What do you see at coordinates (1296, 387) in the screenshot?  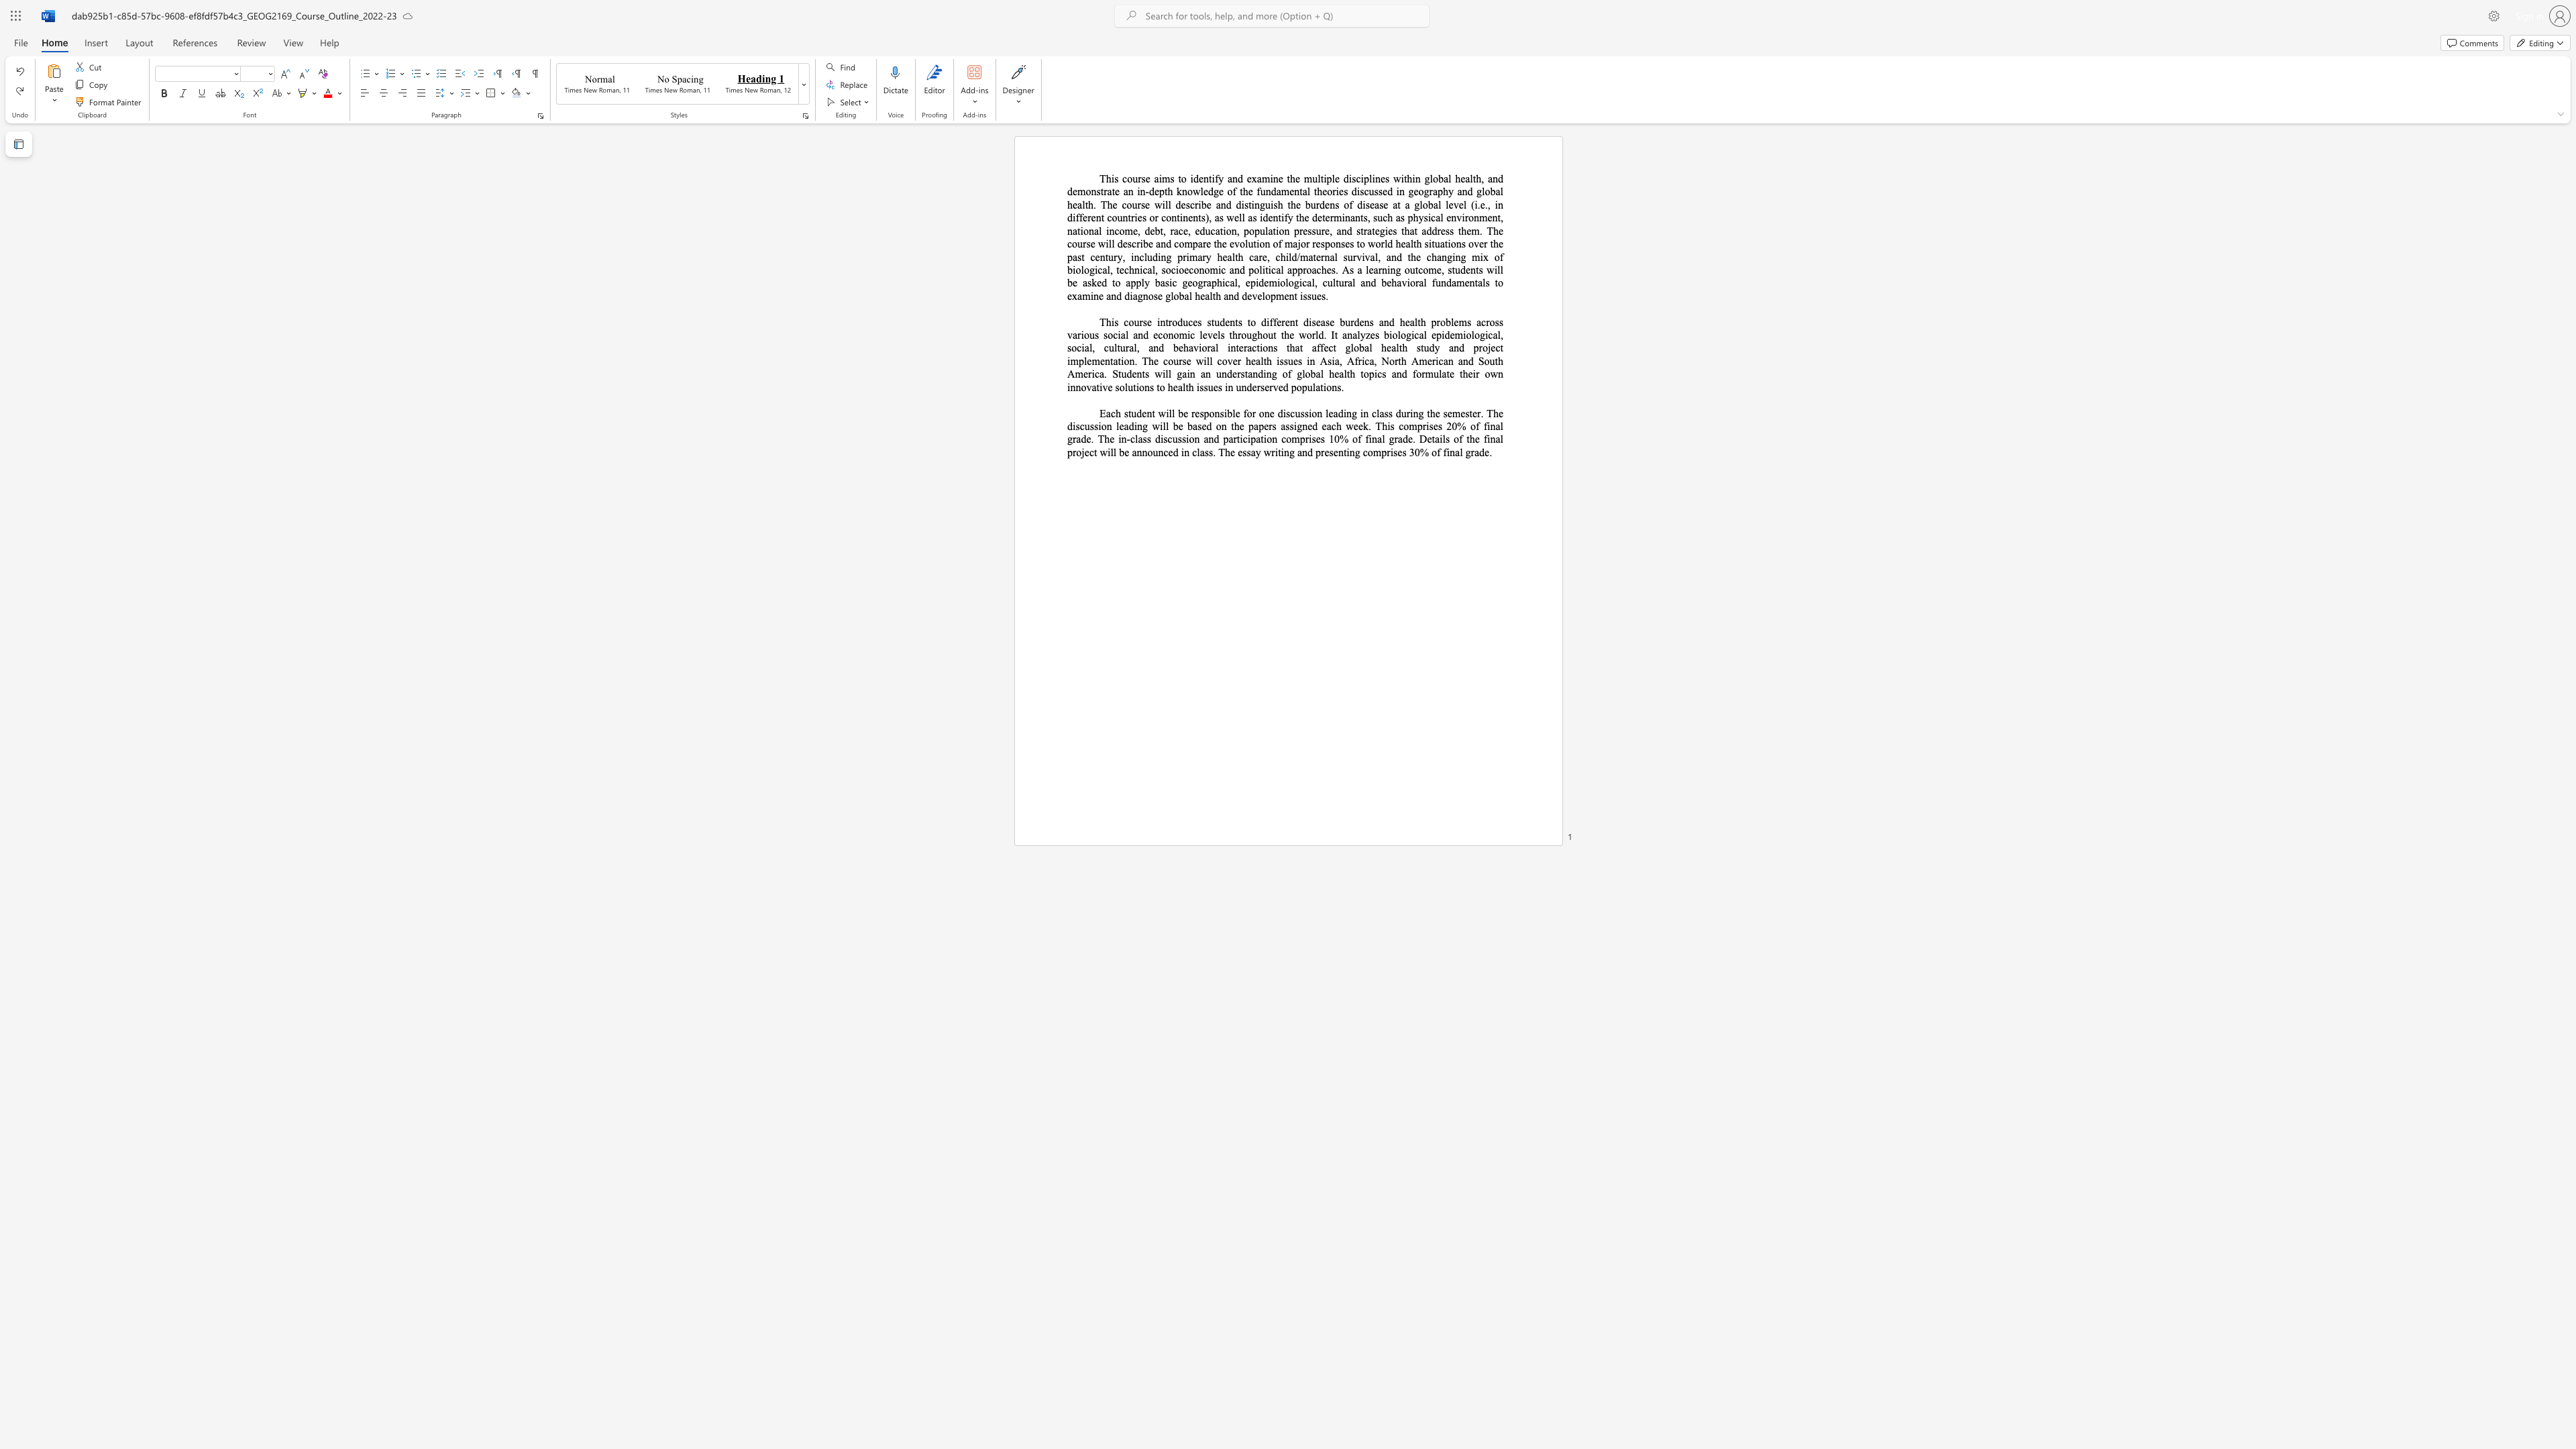 I see `the subset text "opulat" within the text "ed populations."` at bounding box center [1296, 387].